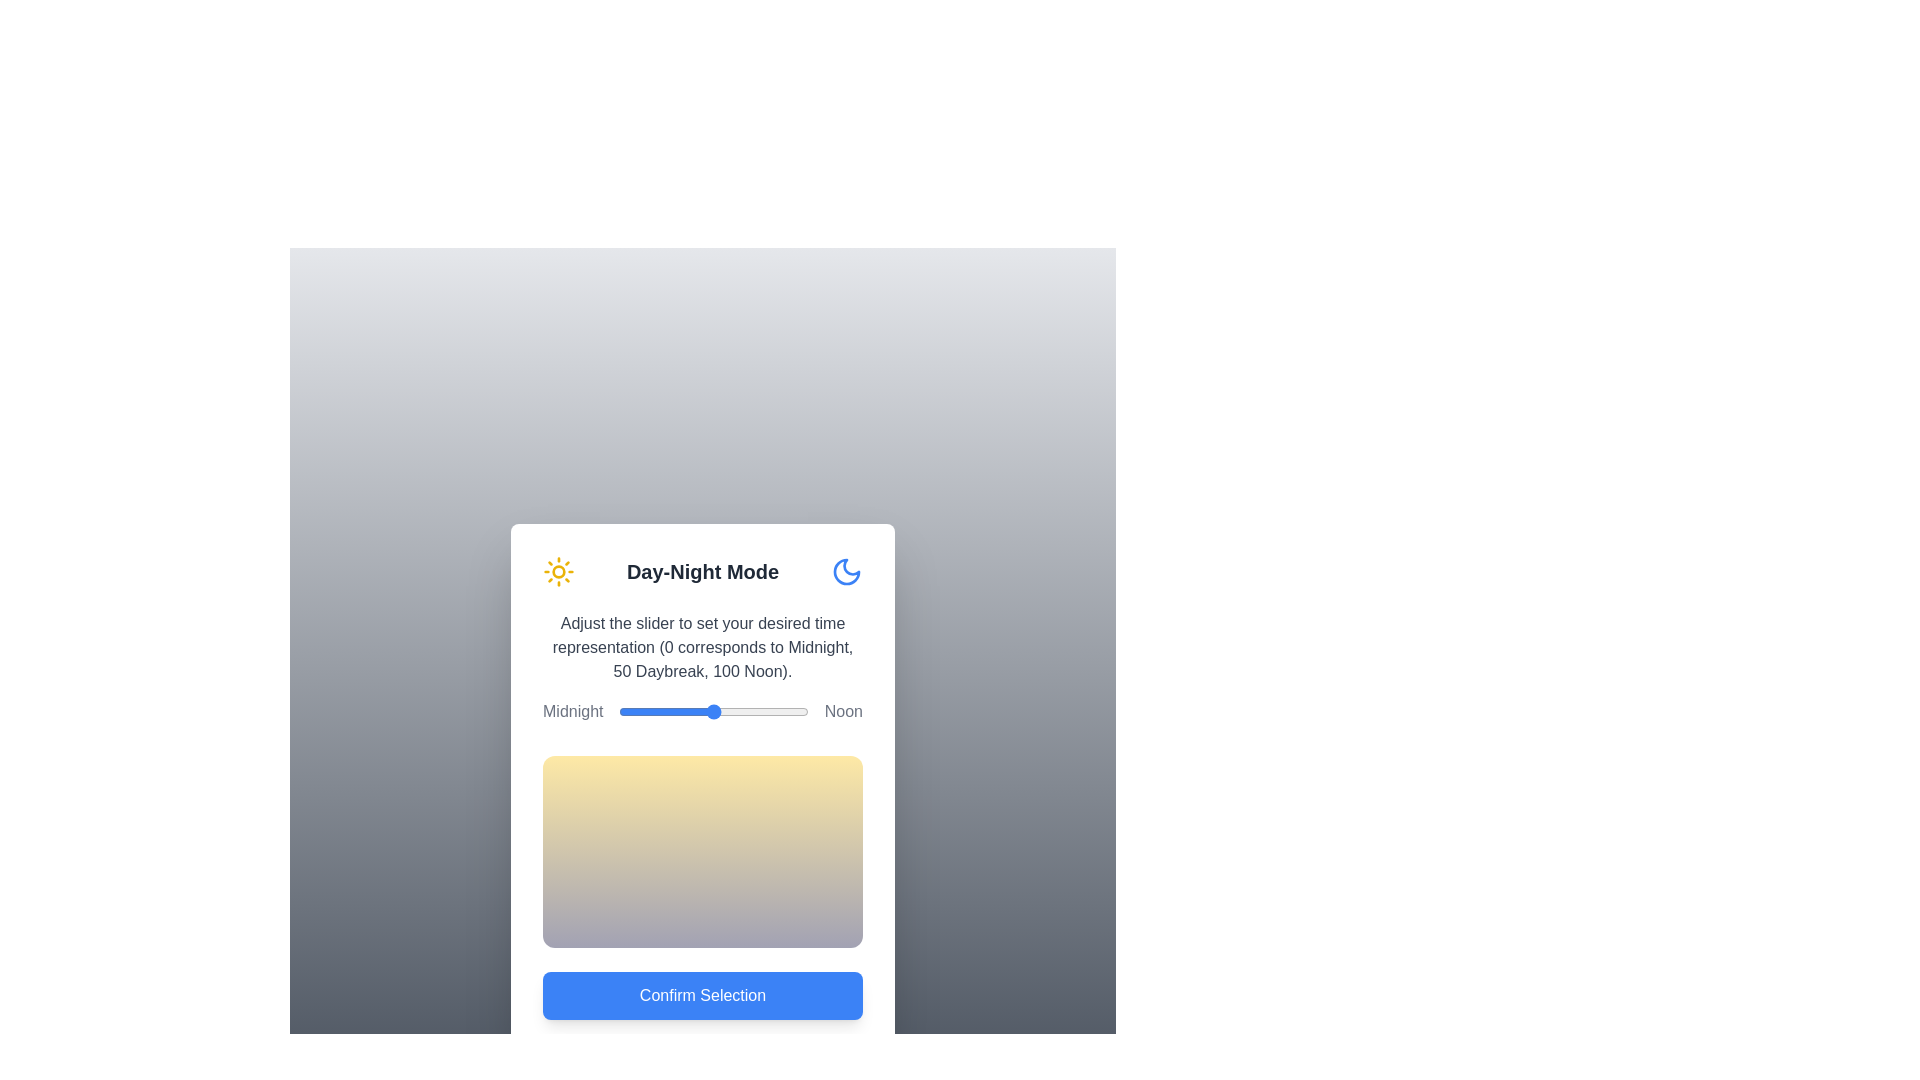  What do you see at coordinates (653, 711) in the screenshot?
I see `the slider to set the time representation to 18` at bounding box center [653, 711].